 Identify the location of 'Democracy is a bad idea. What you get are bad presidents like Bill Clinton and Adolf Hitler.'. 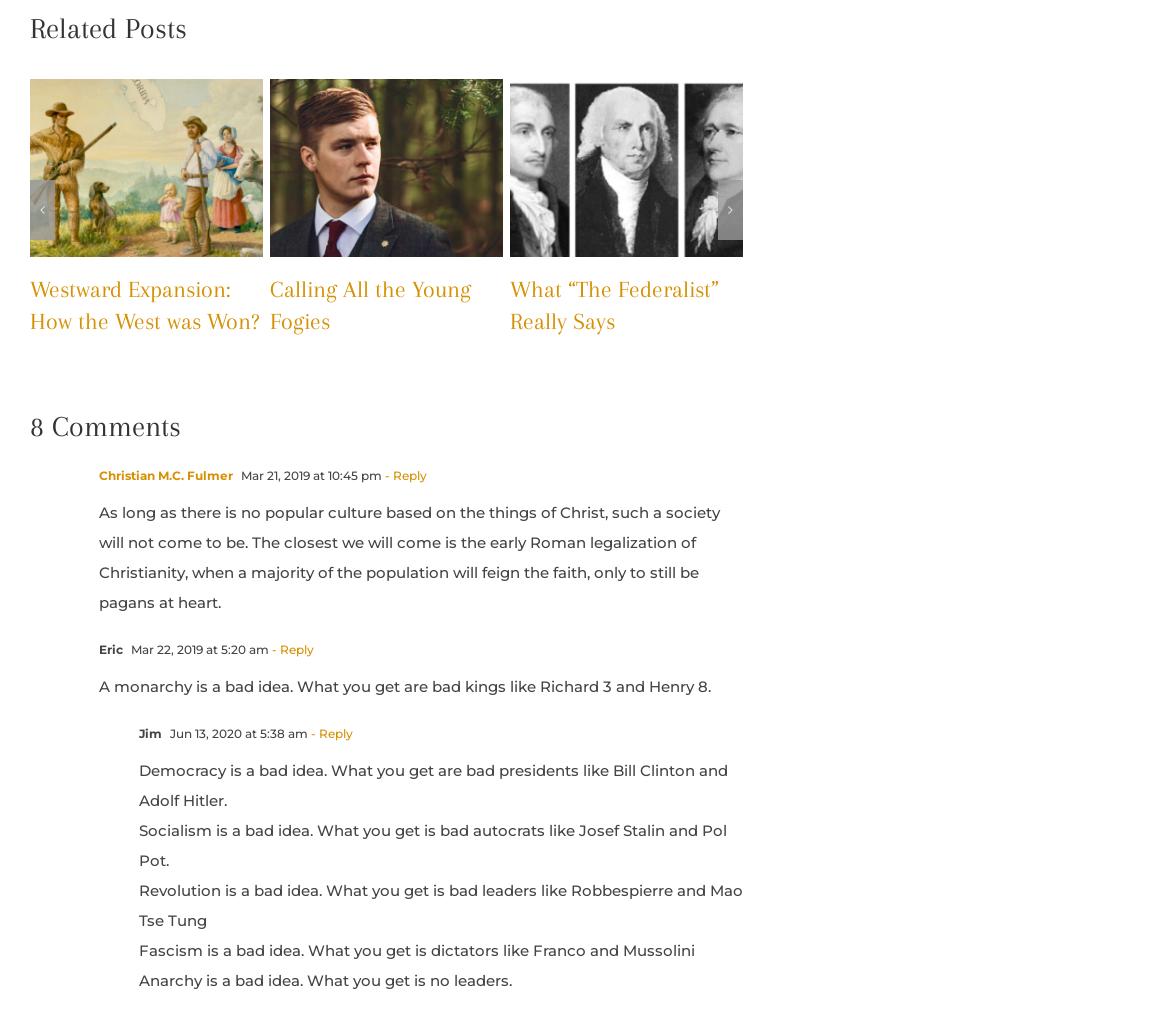
(433, 784).